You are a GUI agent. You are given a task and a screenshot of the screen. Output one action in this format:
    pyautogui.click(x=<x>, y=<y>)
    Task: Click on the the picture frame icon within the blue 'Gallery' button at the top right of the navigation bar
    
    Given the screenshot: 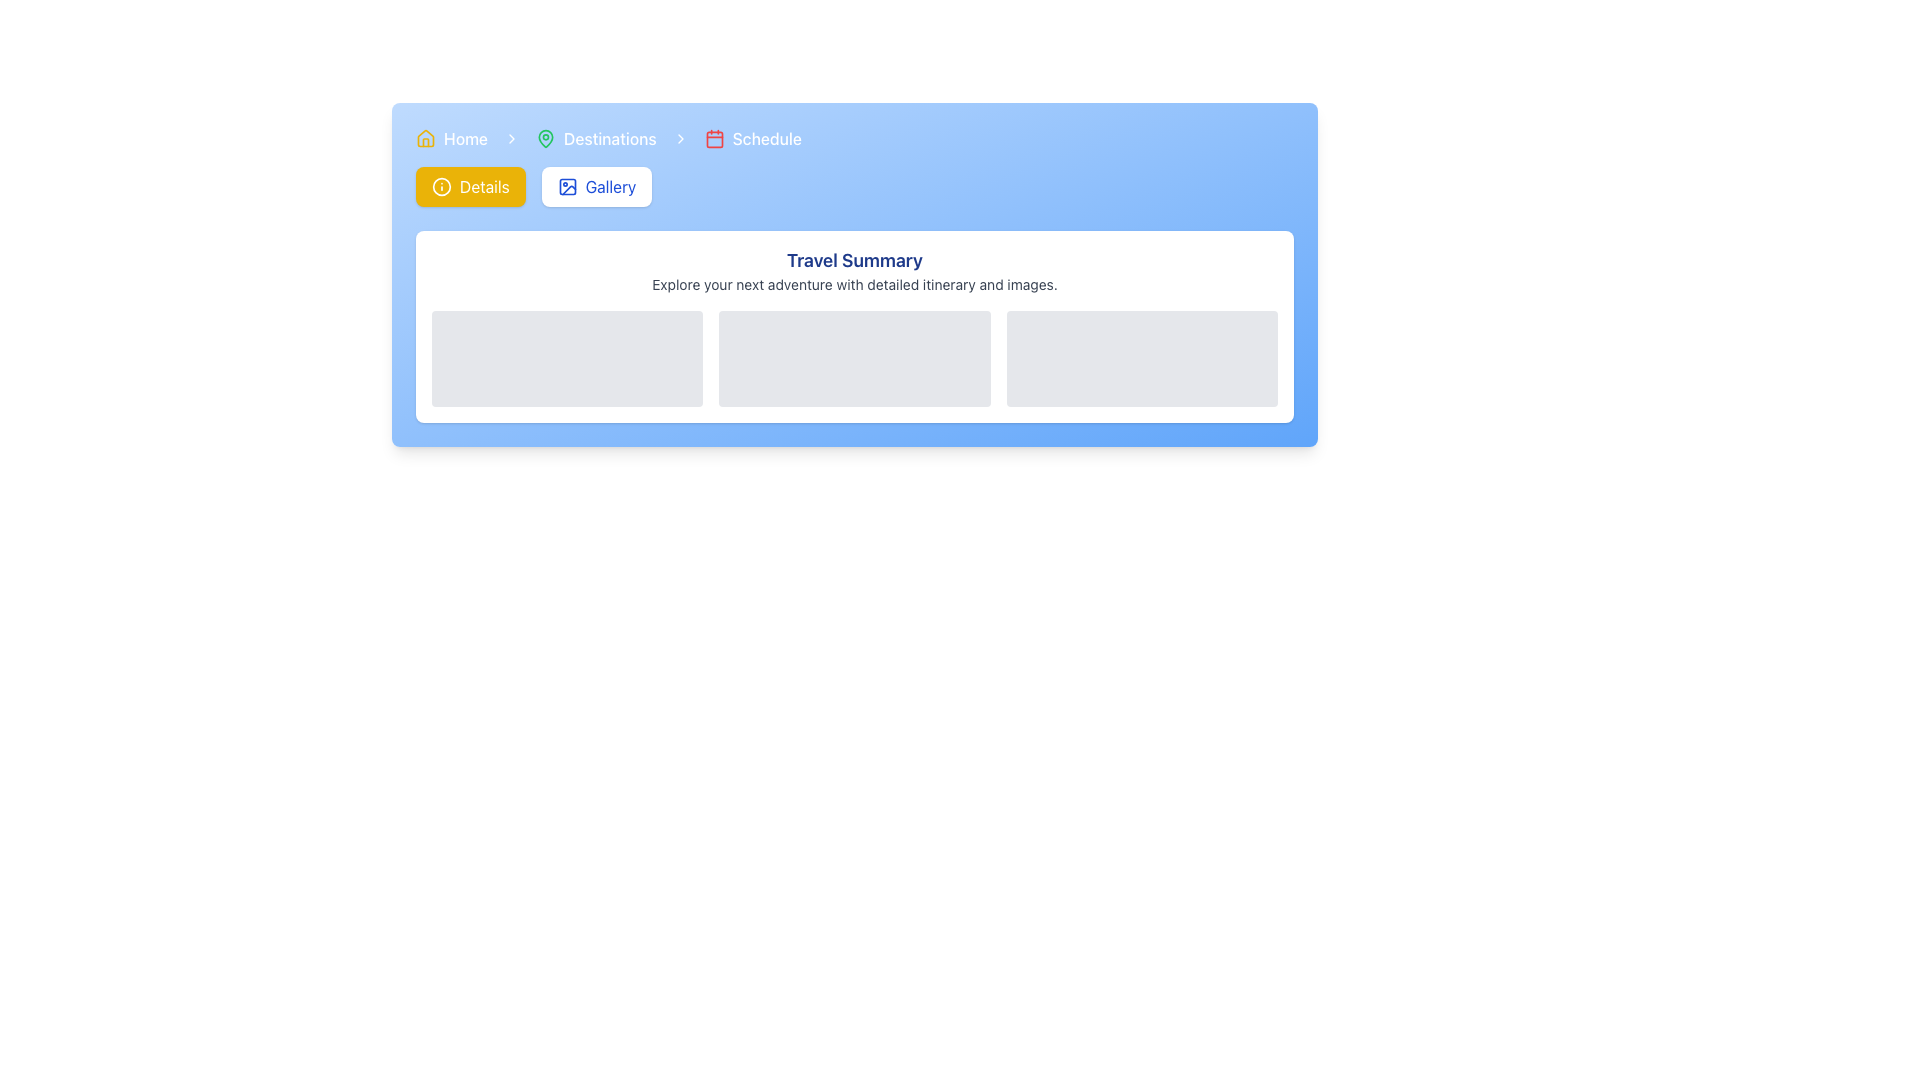 What is the action you would take?
    pyautogui.click(x=566, y=186)
    